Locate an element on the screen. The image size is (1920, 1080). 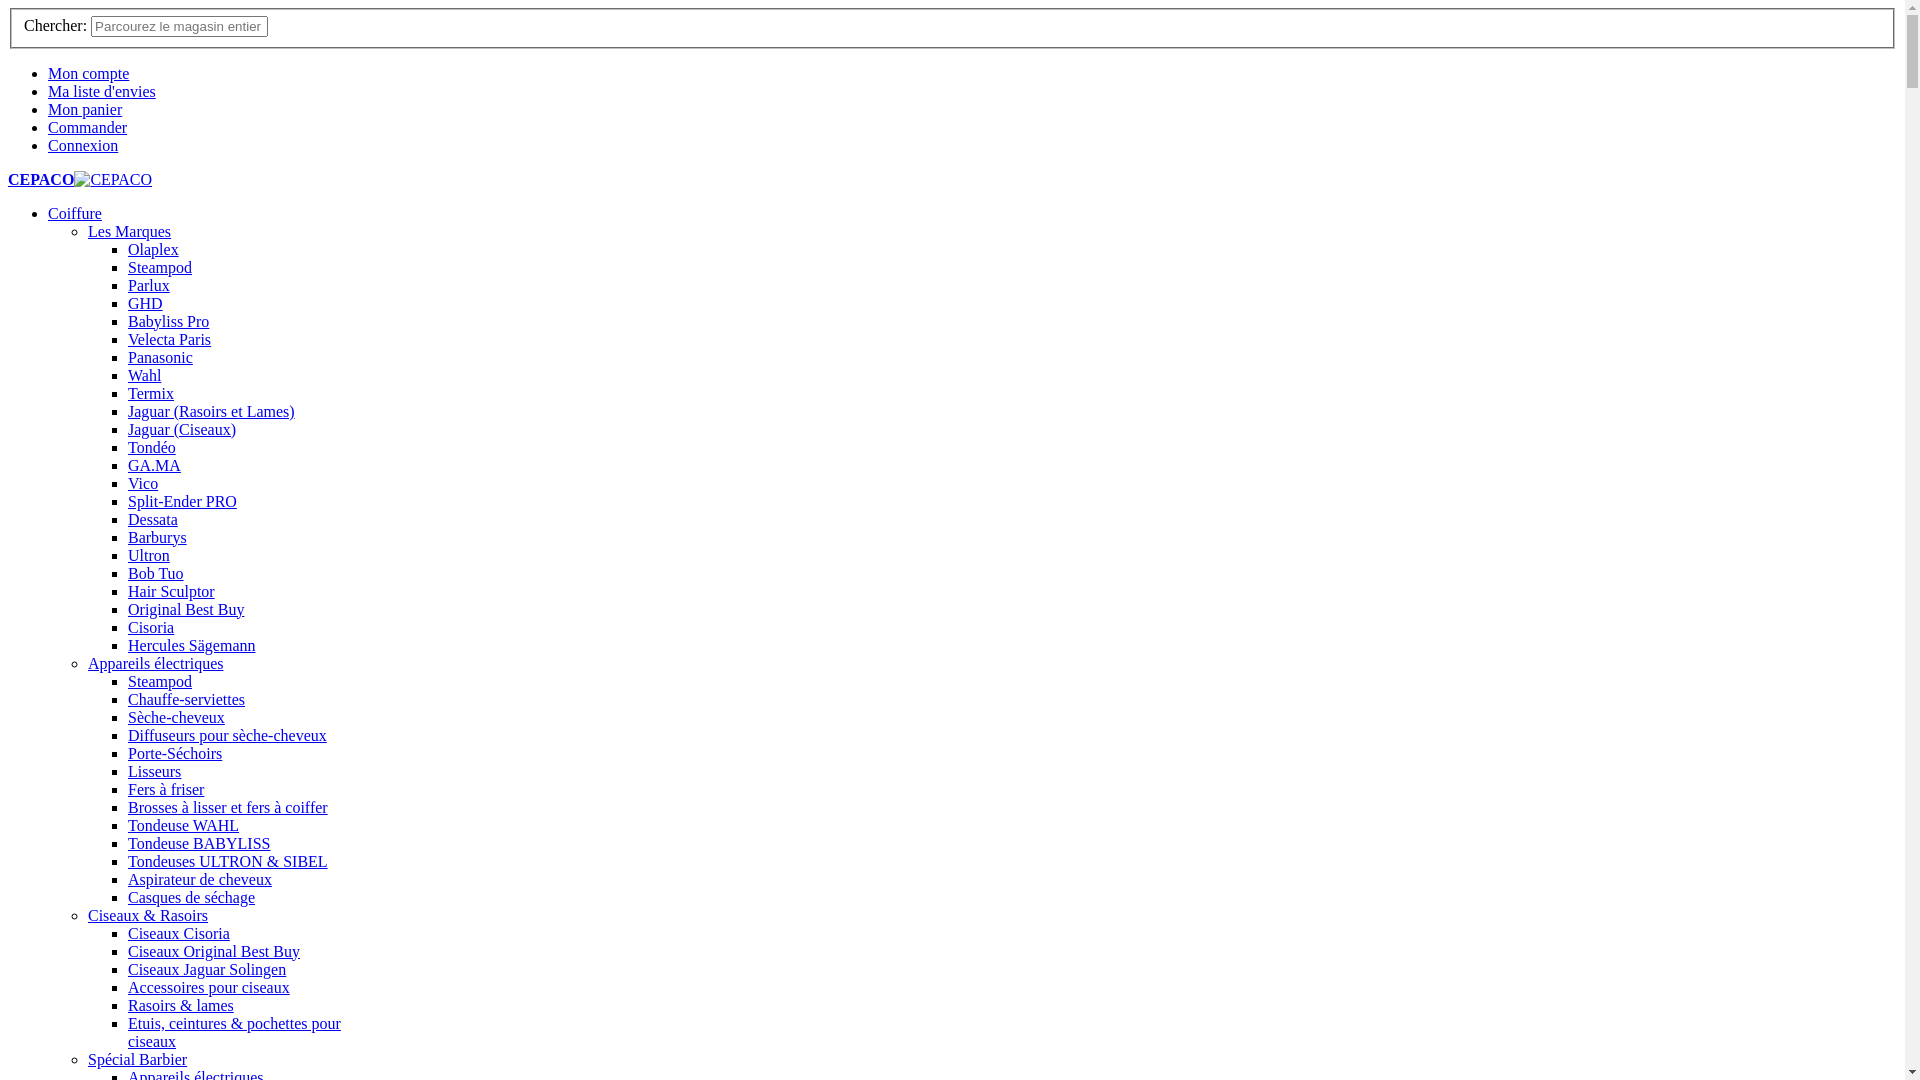
'Jaguar (Ciseaux)' is located at coordinates (182, 428).